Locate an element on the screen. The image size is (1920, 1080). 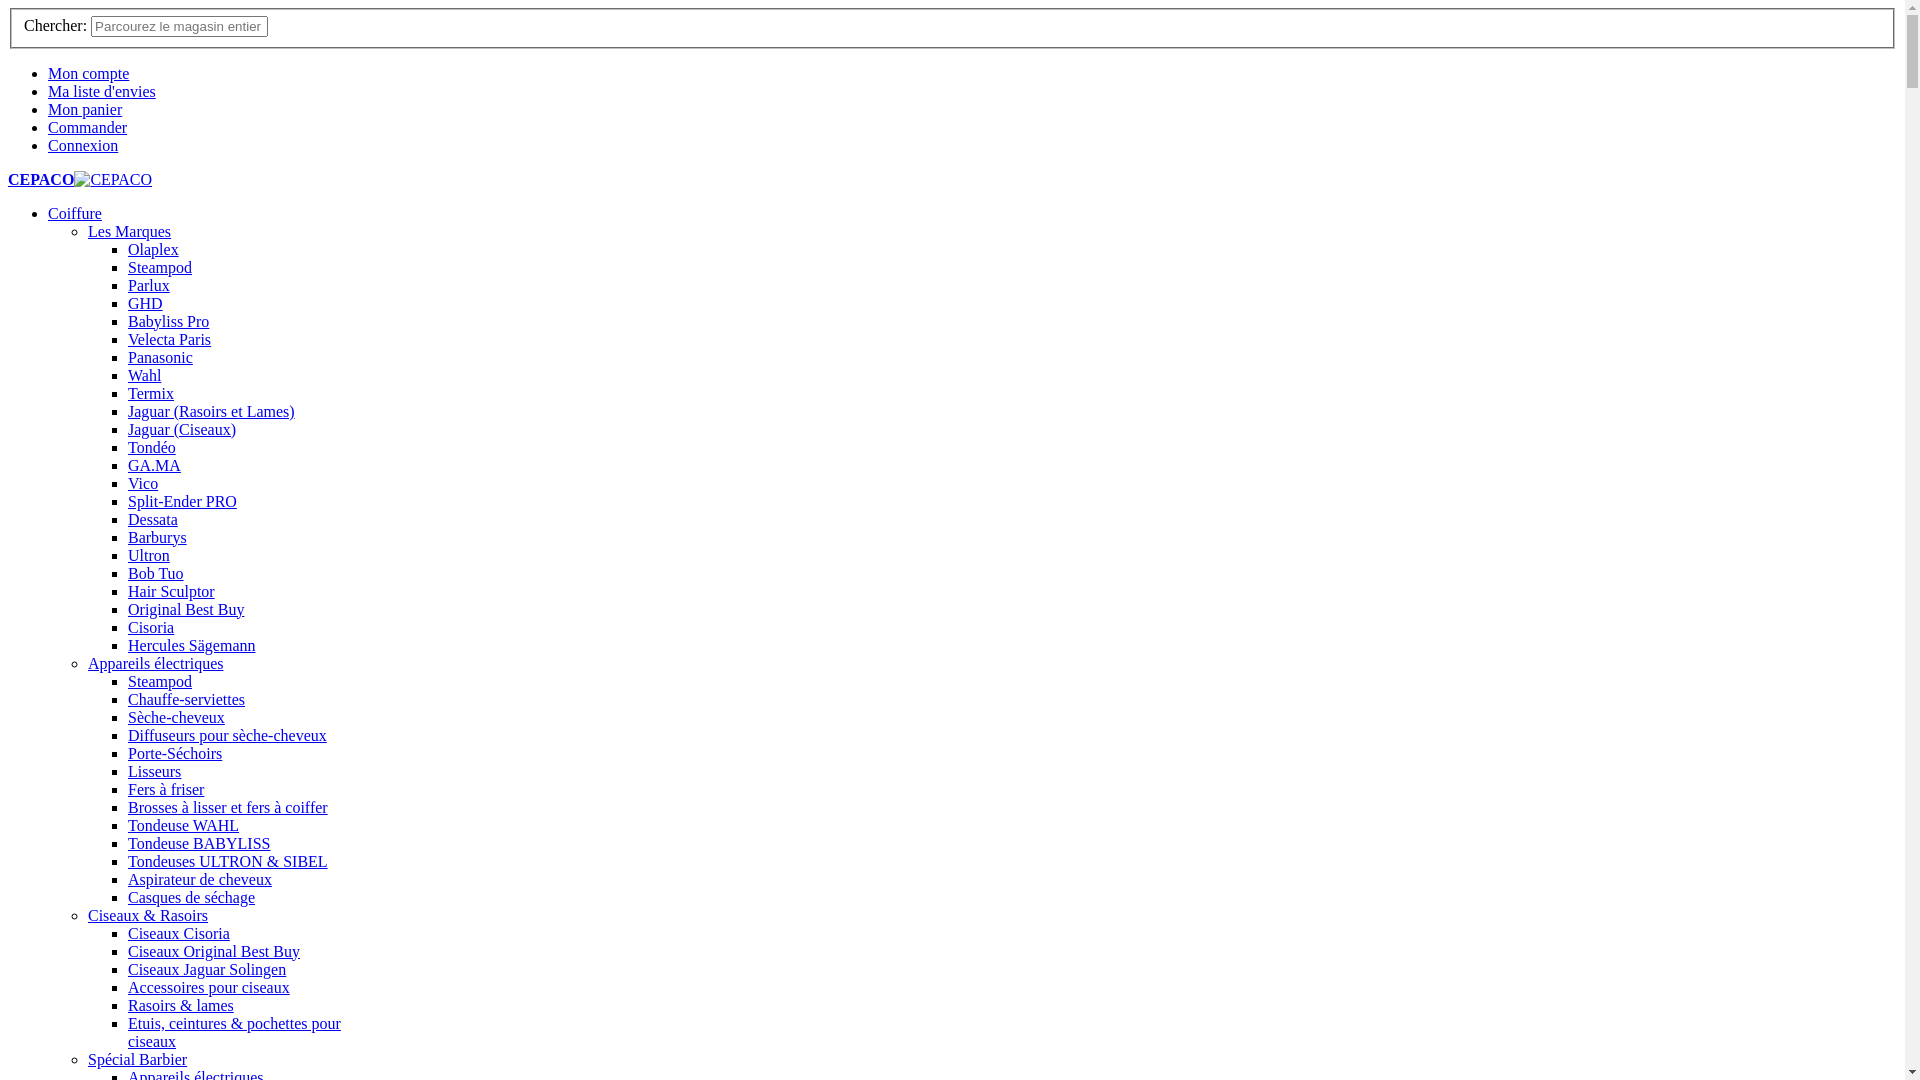
'Jaguar (Ciseaux)' is located at coordinates (182, 428).